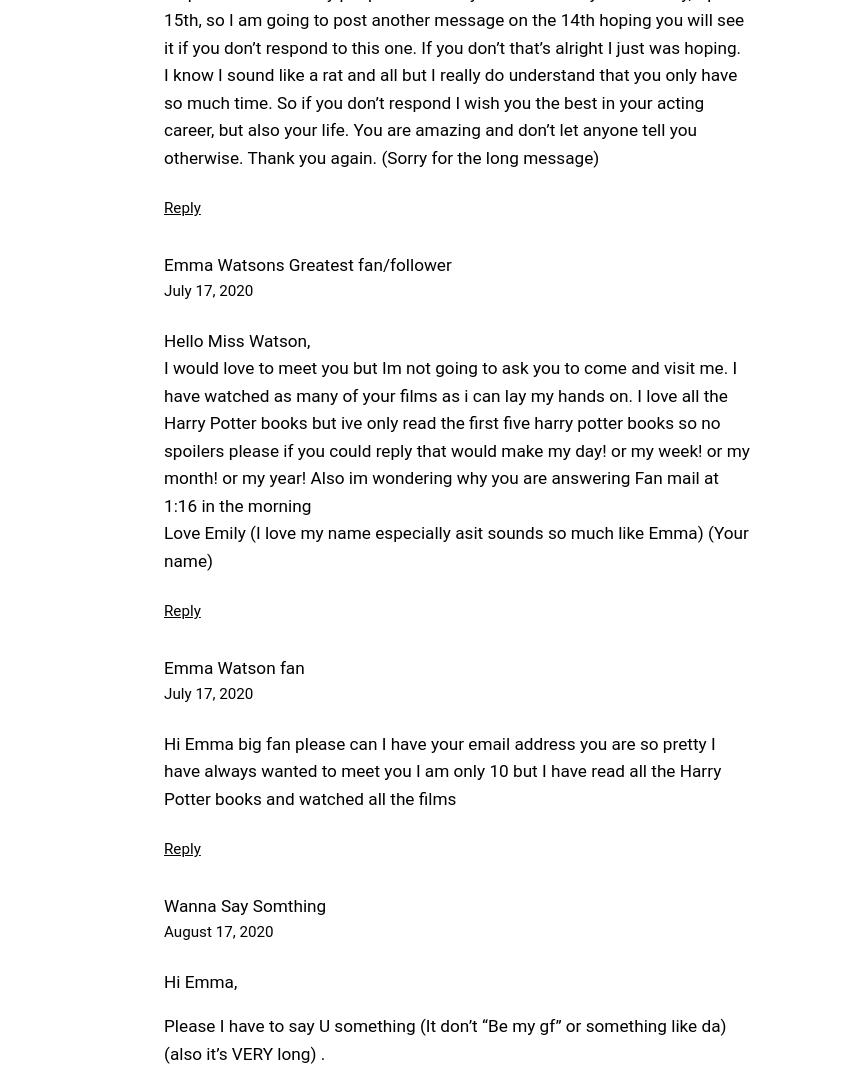 This screenshot has height=1074, width=850. Describe the element at coordinates (234, 665) in the screenshot. I see `'Emma Watson fan'` at that location.